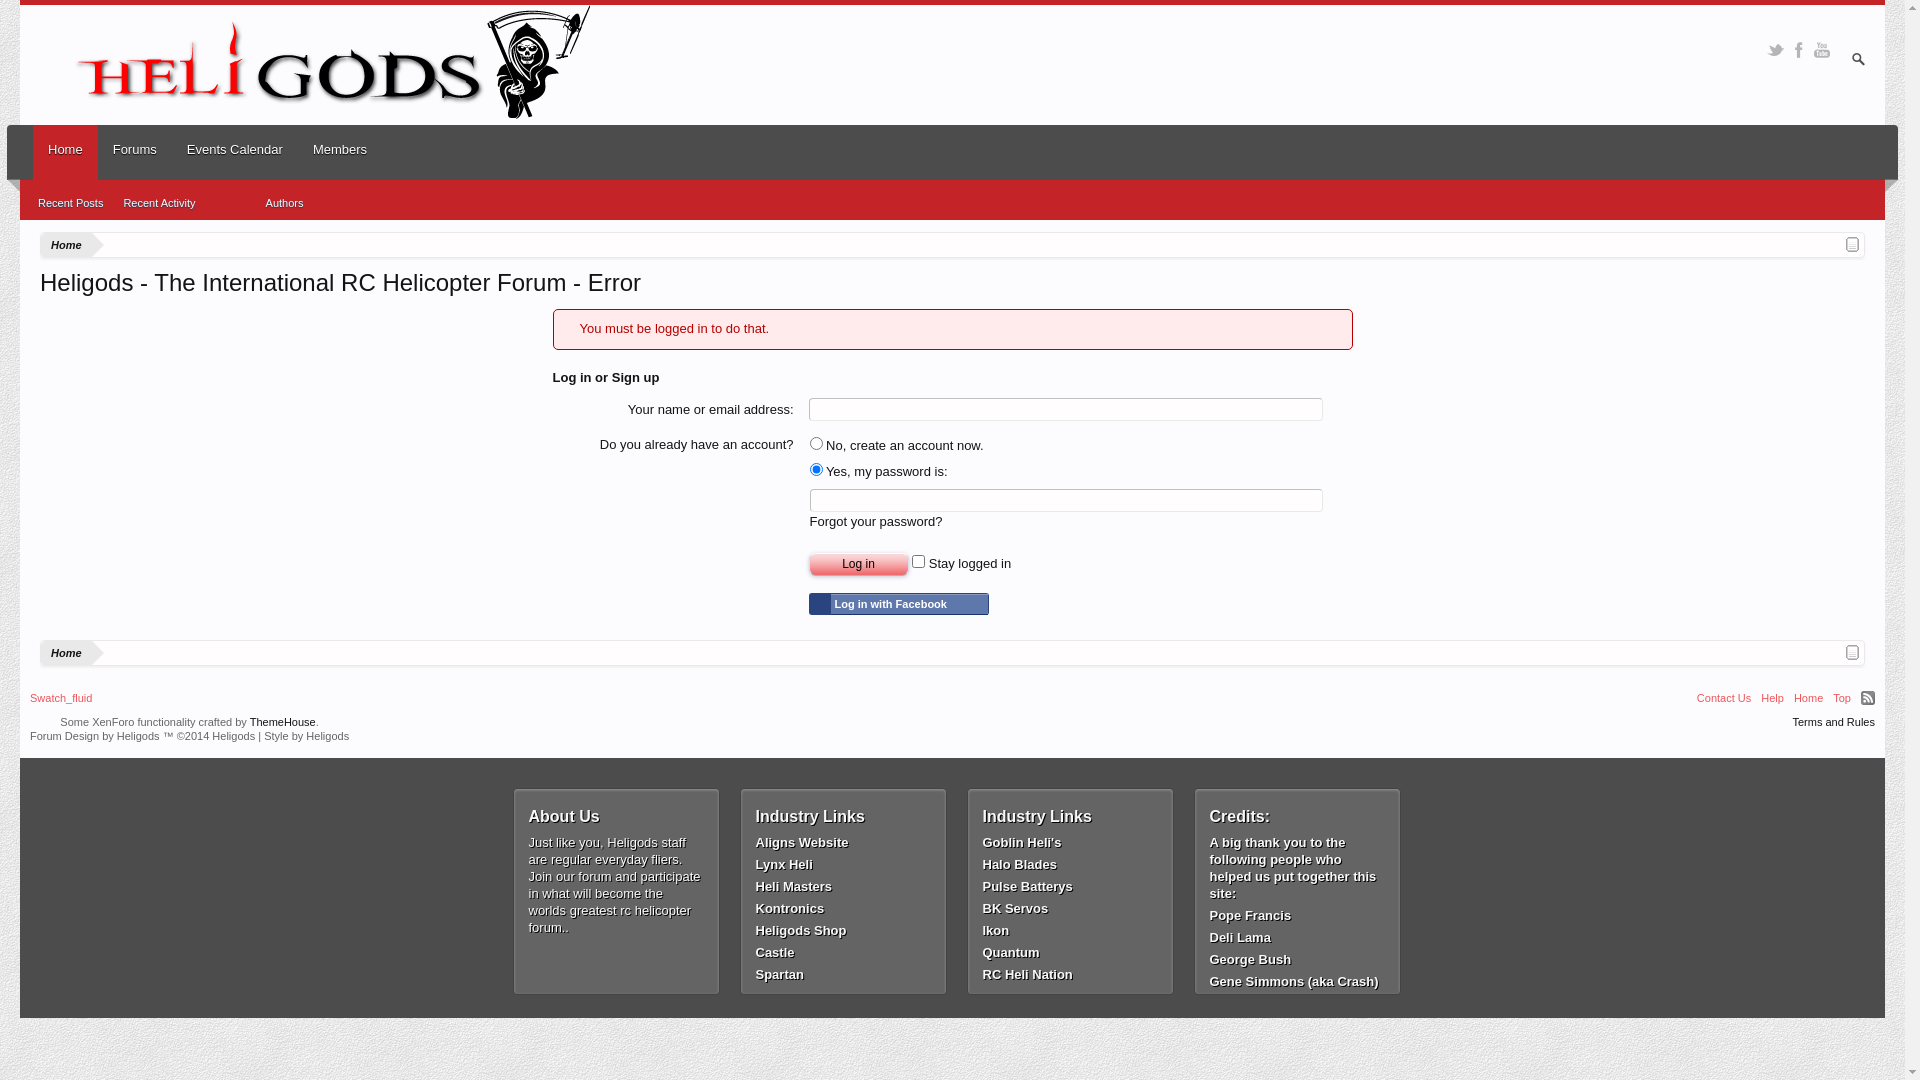 The height and width of the screenshot is (1080, 1920). What do you see at coordinates (843, 885) in the screenshot?
I see `'Heli Masters'` at bounding box center [843, 885].